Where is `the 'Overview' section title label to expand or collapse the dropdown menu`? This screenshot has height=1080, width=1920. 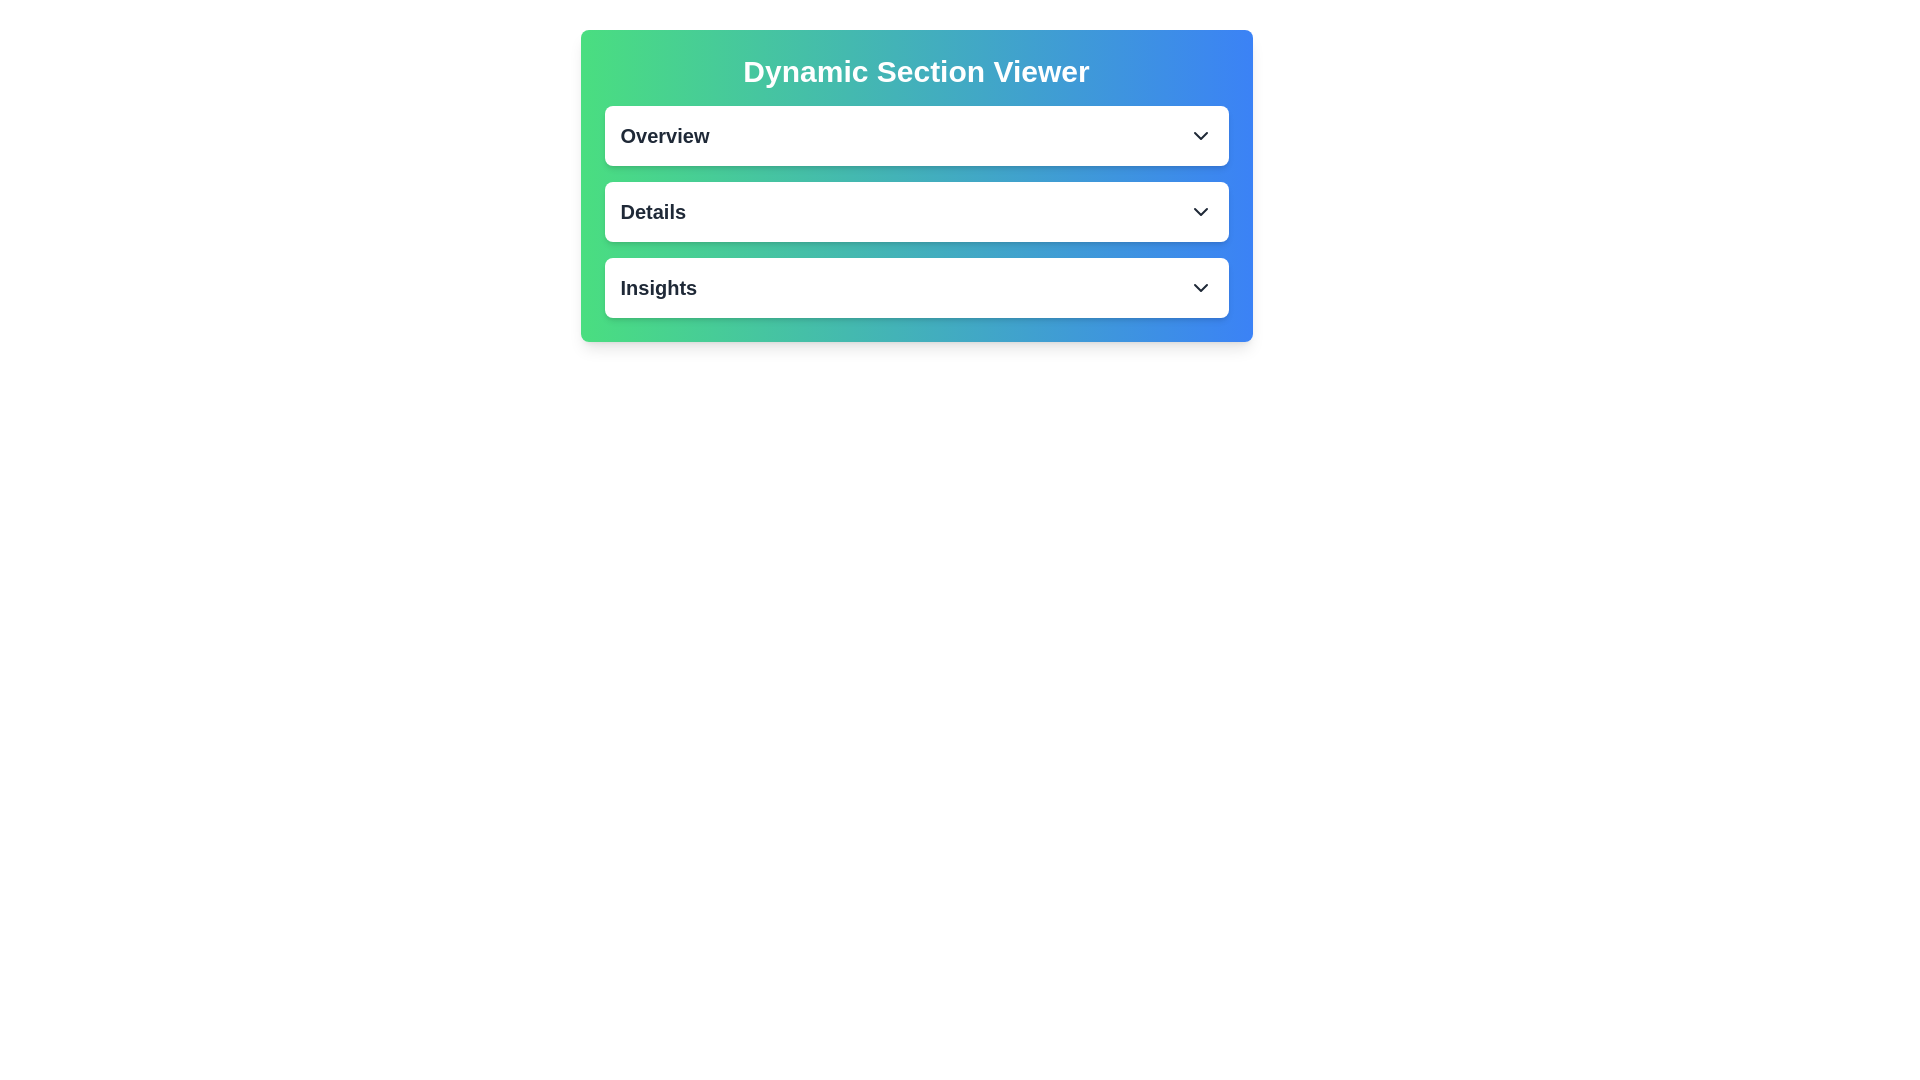 the 'Overview' section title label to expand or collapse the dropdown menu is located at coordinates (664, 135).